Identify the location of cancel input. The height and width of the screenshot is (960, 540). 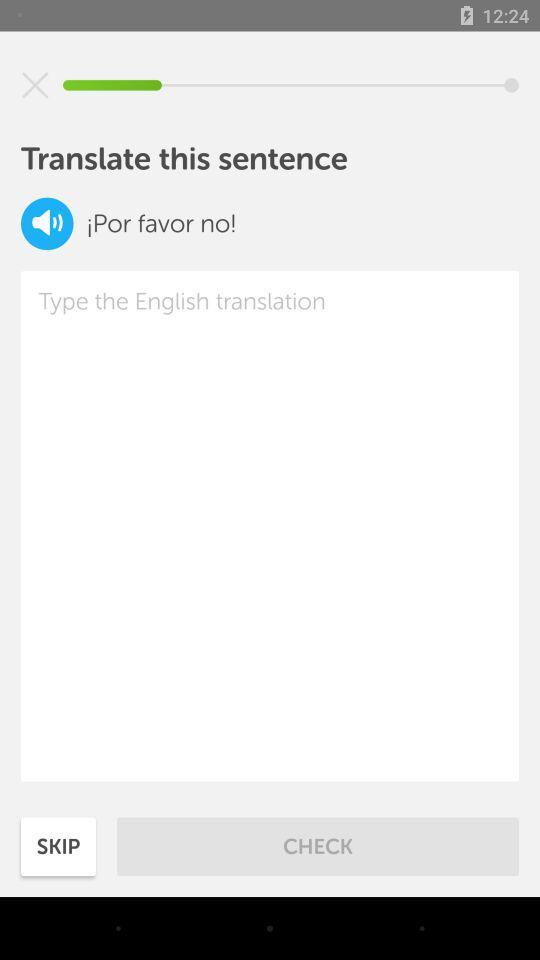
(35, 85).